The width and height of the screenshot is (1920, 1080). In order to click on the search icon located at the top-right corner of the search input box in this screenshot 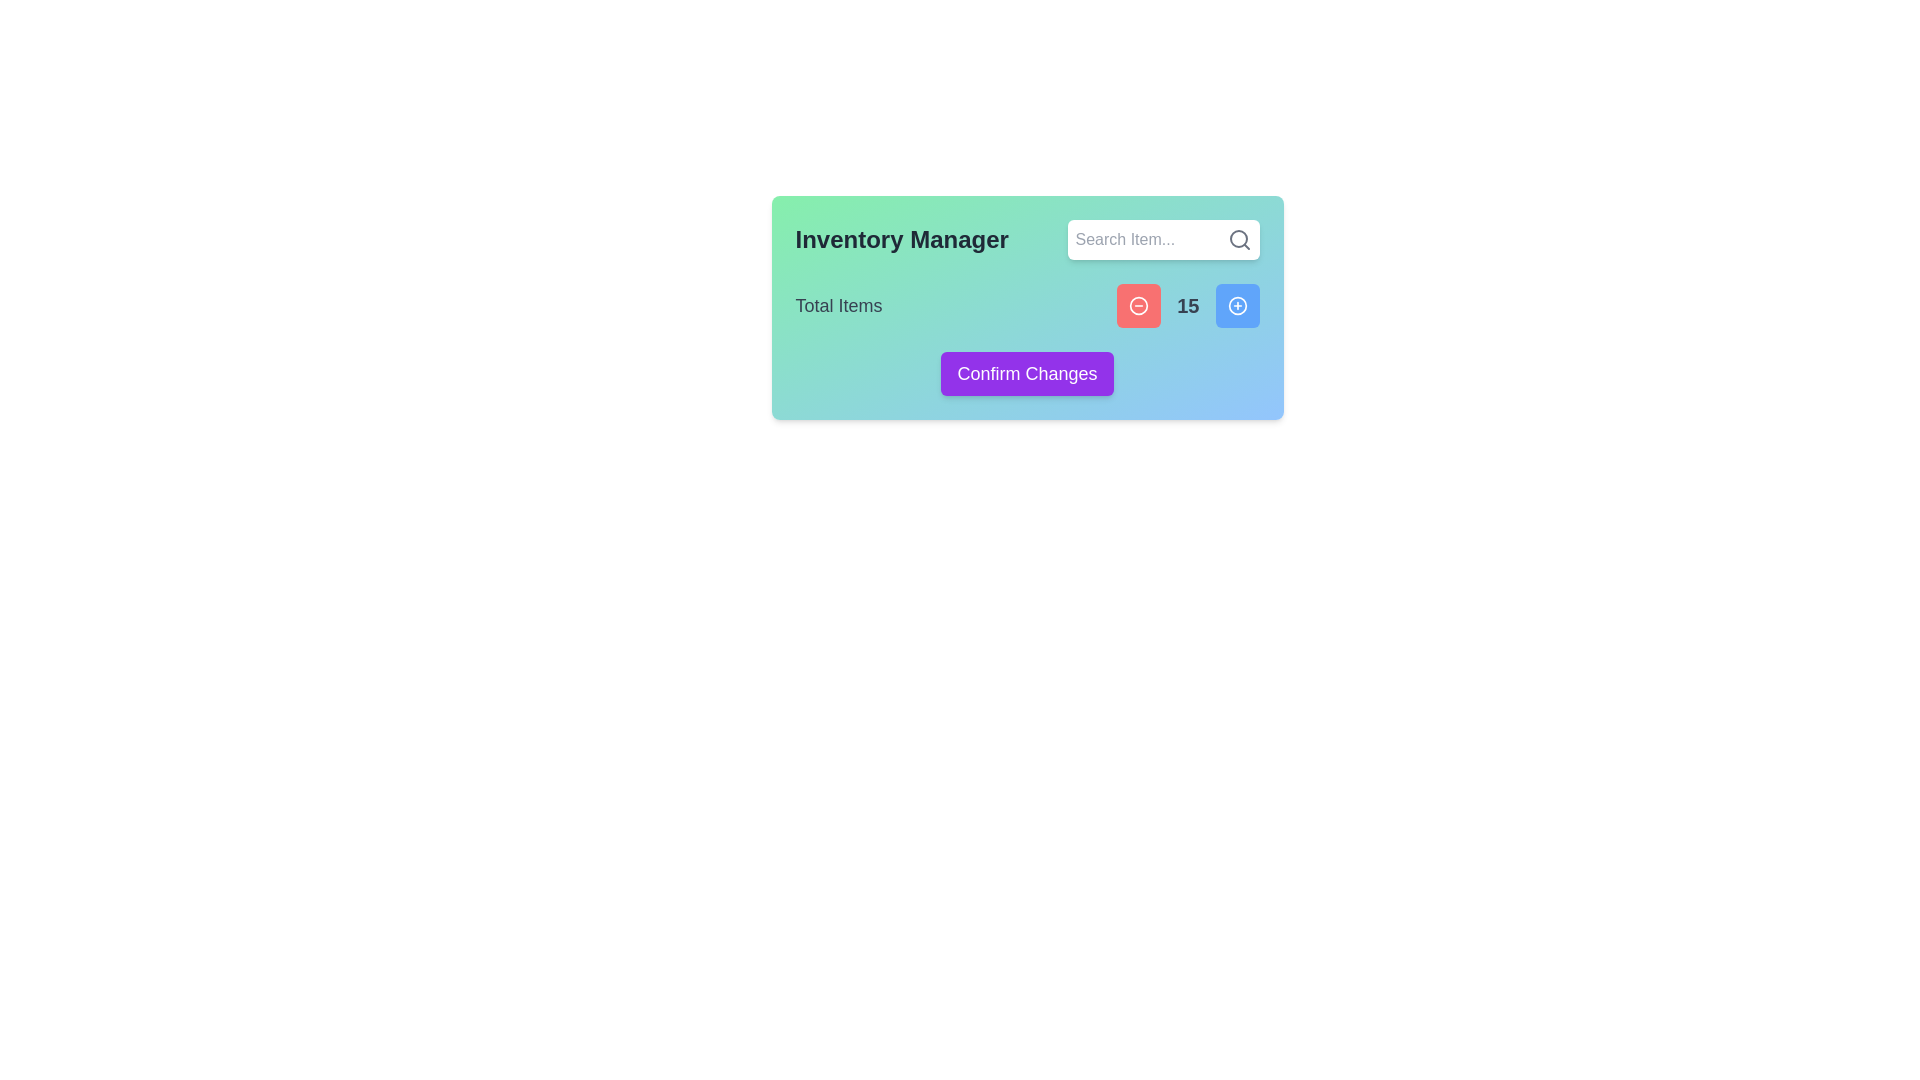, I will do `click(1238, 238)`.